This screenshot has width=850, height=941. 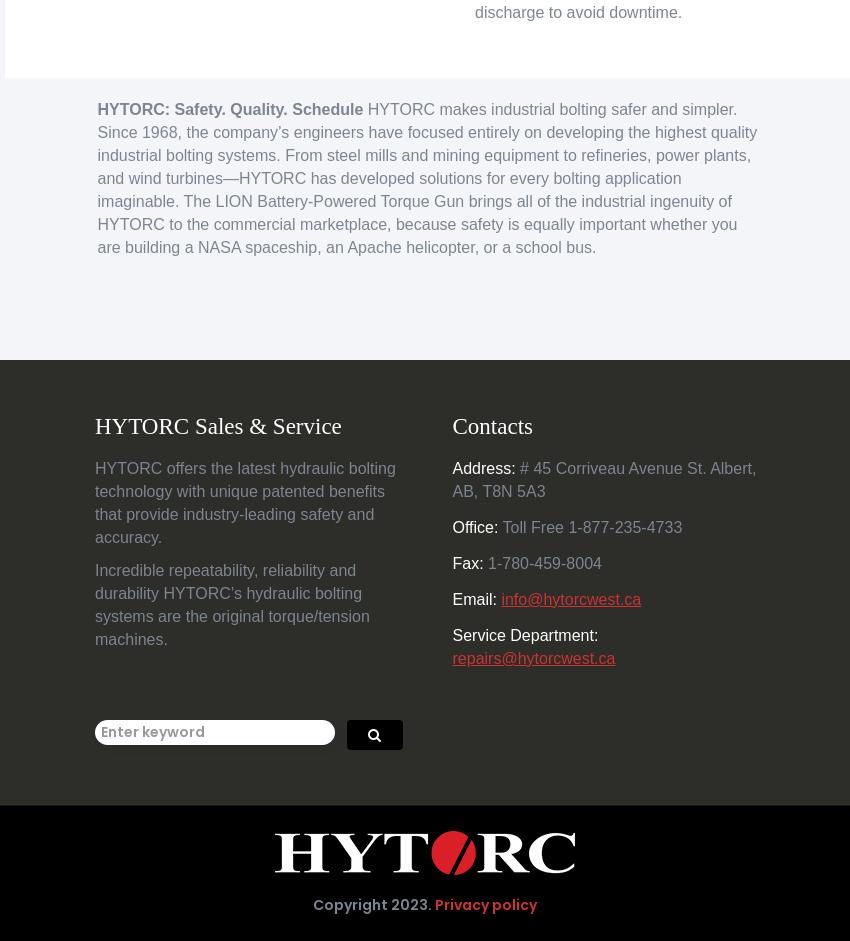 I want to click on 'Contacts', so click(x=492, y=424).